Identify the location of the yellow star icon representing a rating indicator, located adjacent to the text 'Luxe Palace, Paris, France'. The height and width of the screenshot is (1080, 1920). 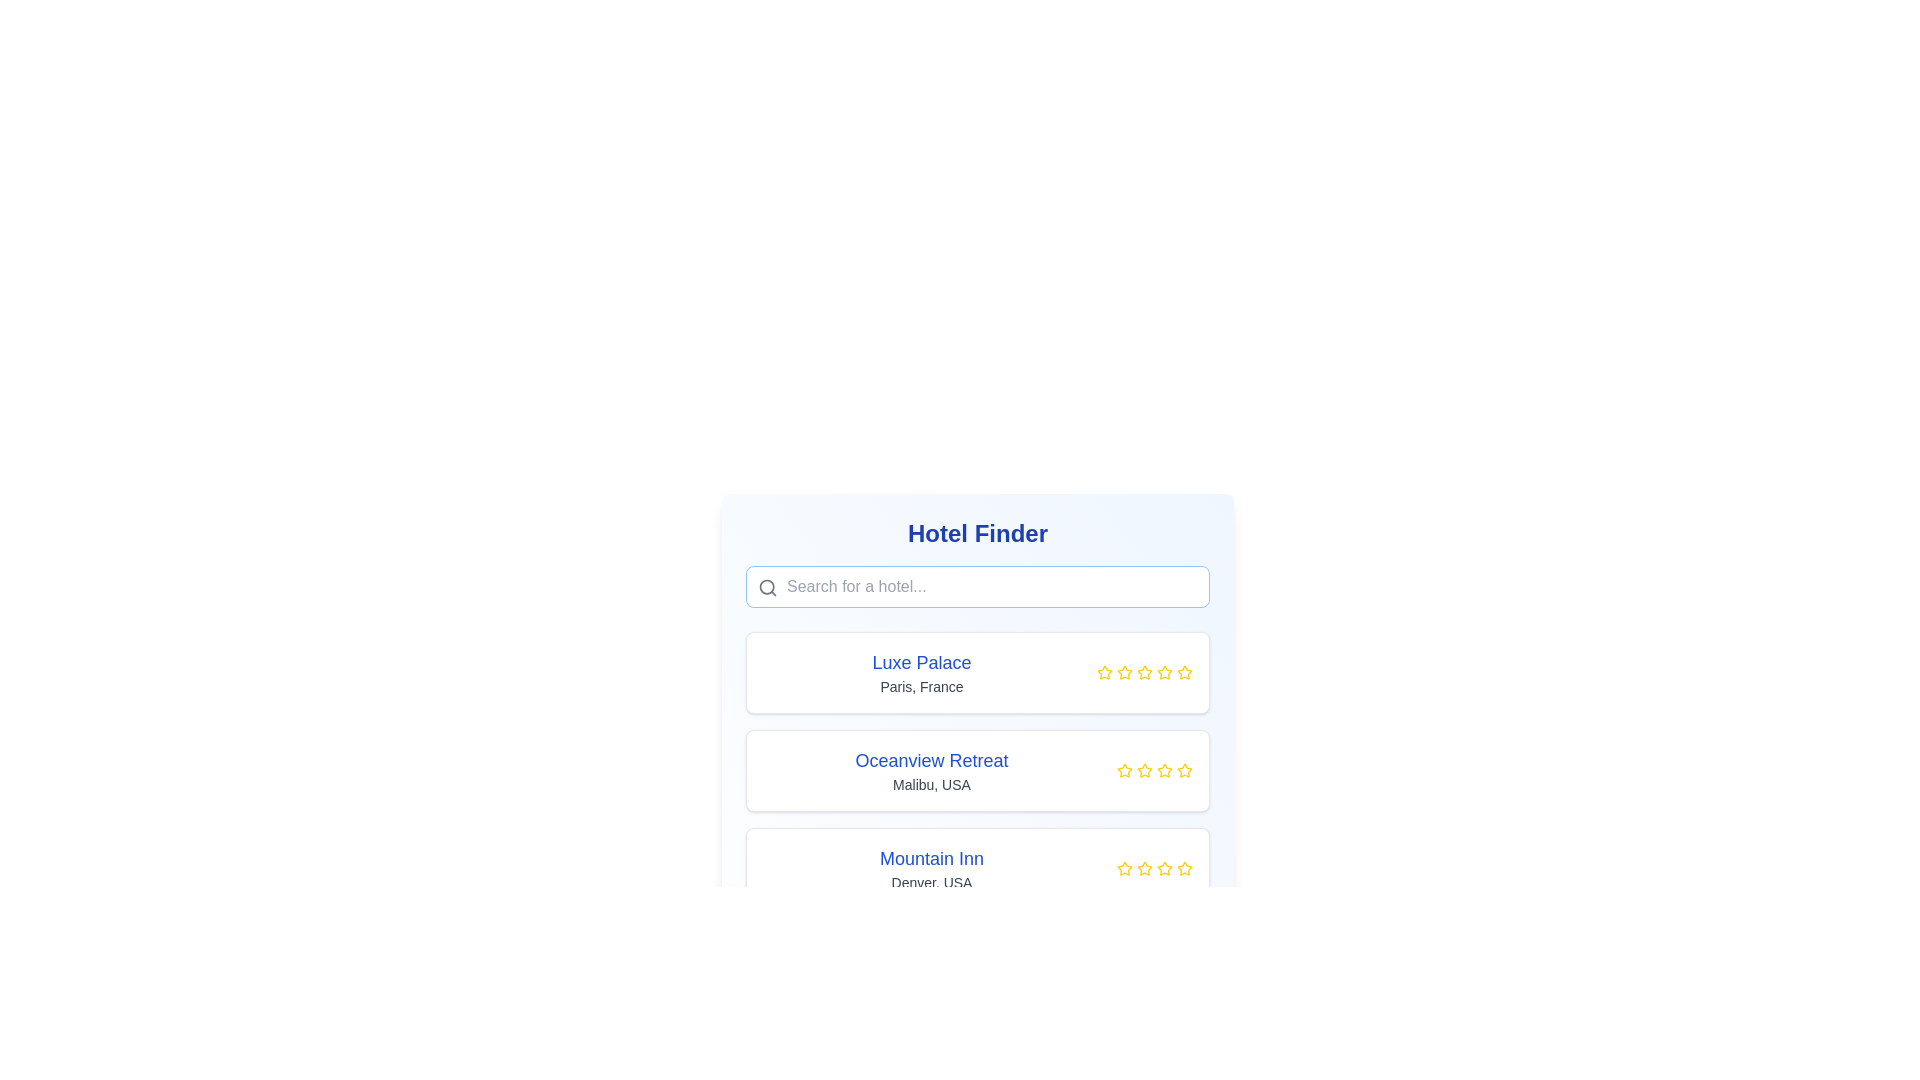
(1103, 672).